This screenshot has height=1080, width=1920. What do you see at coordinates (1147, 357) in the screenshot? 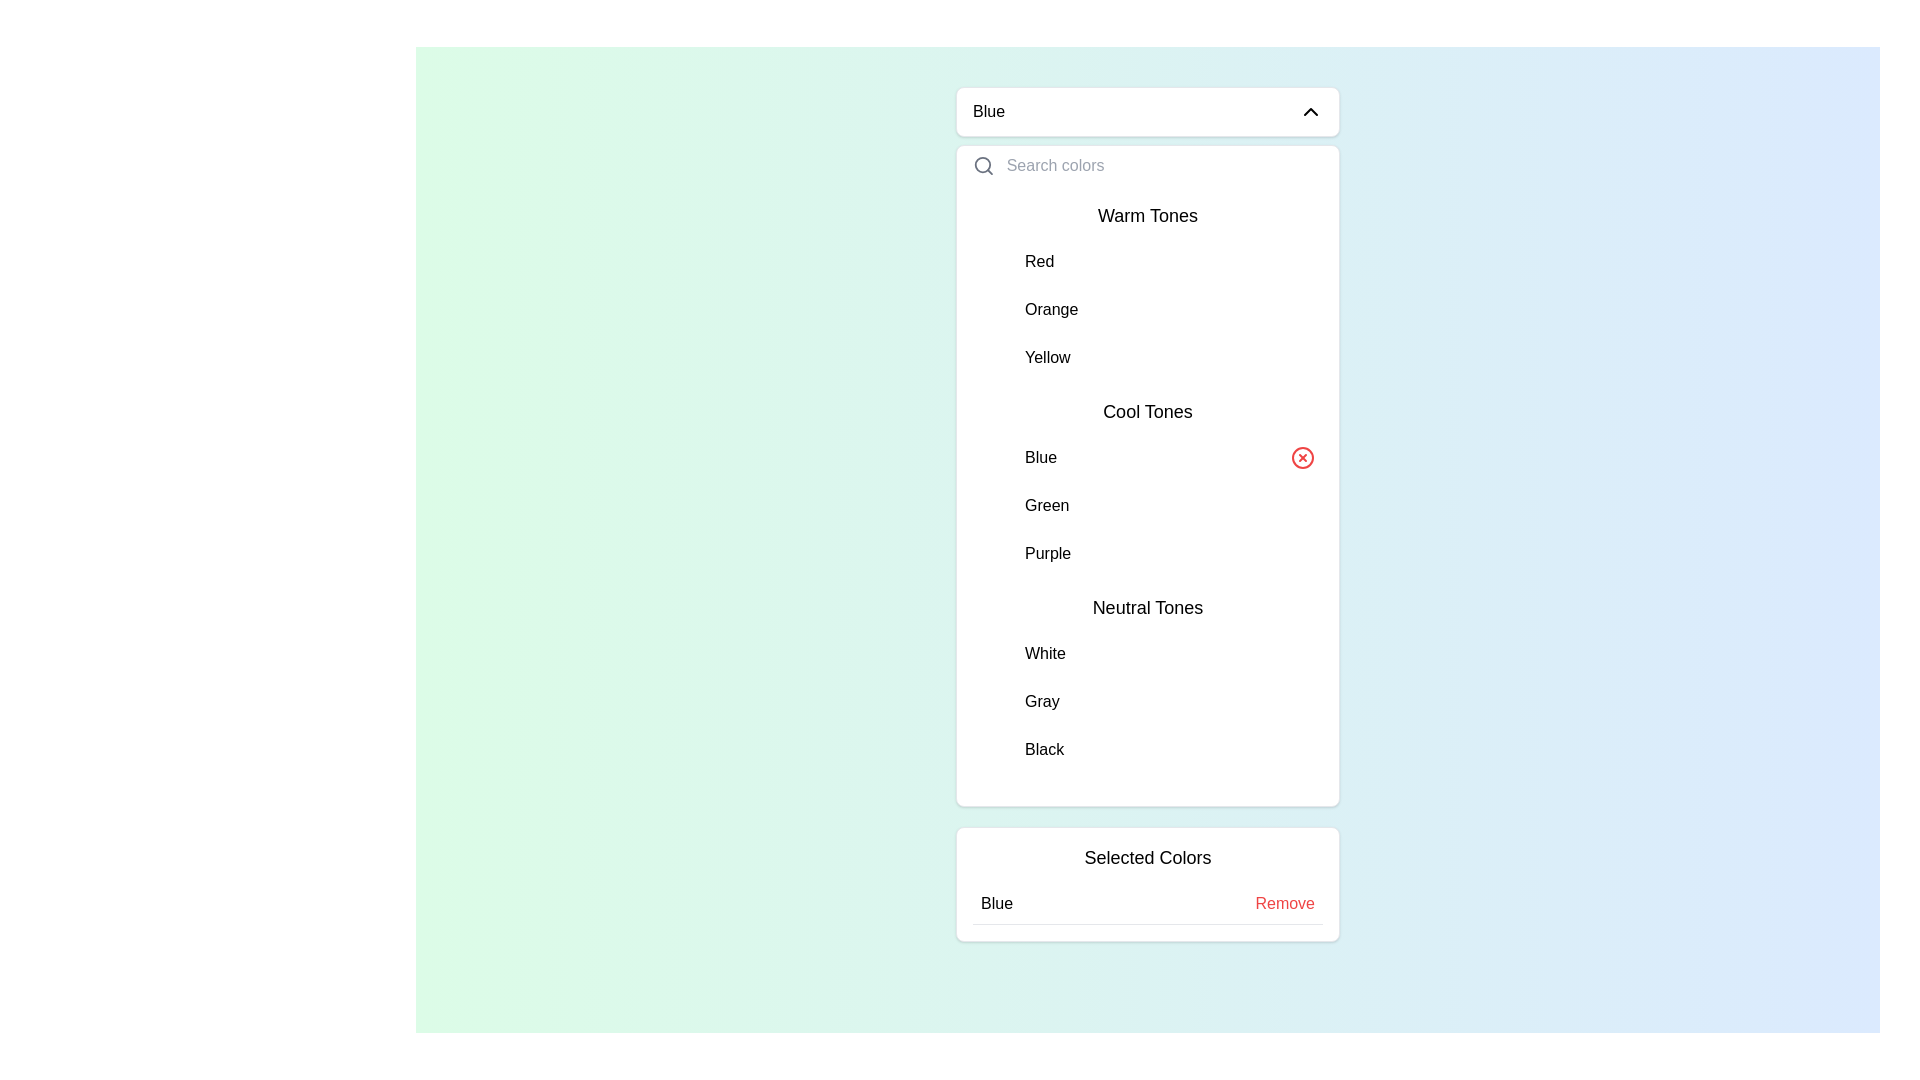
I see `the selectable list item labeled 'Yellow'` at bounding box center [1147, 357].